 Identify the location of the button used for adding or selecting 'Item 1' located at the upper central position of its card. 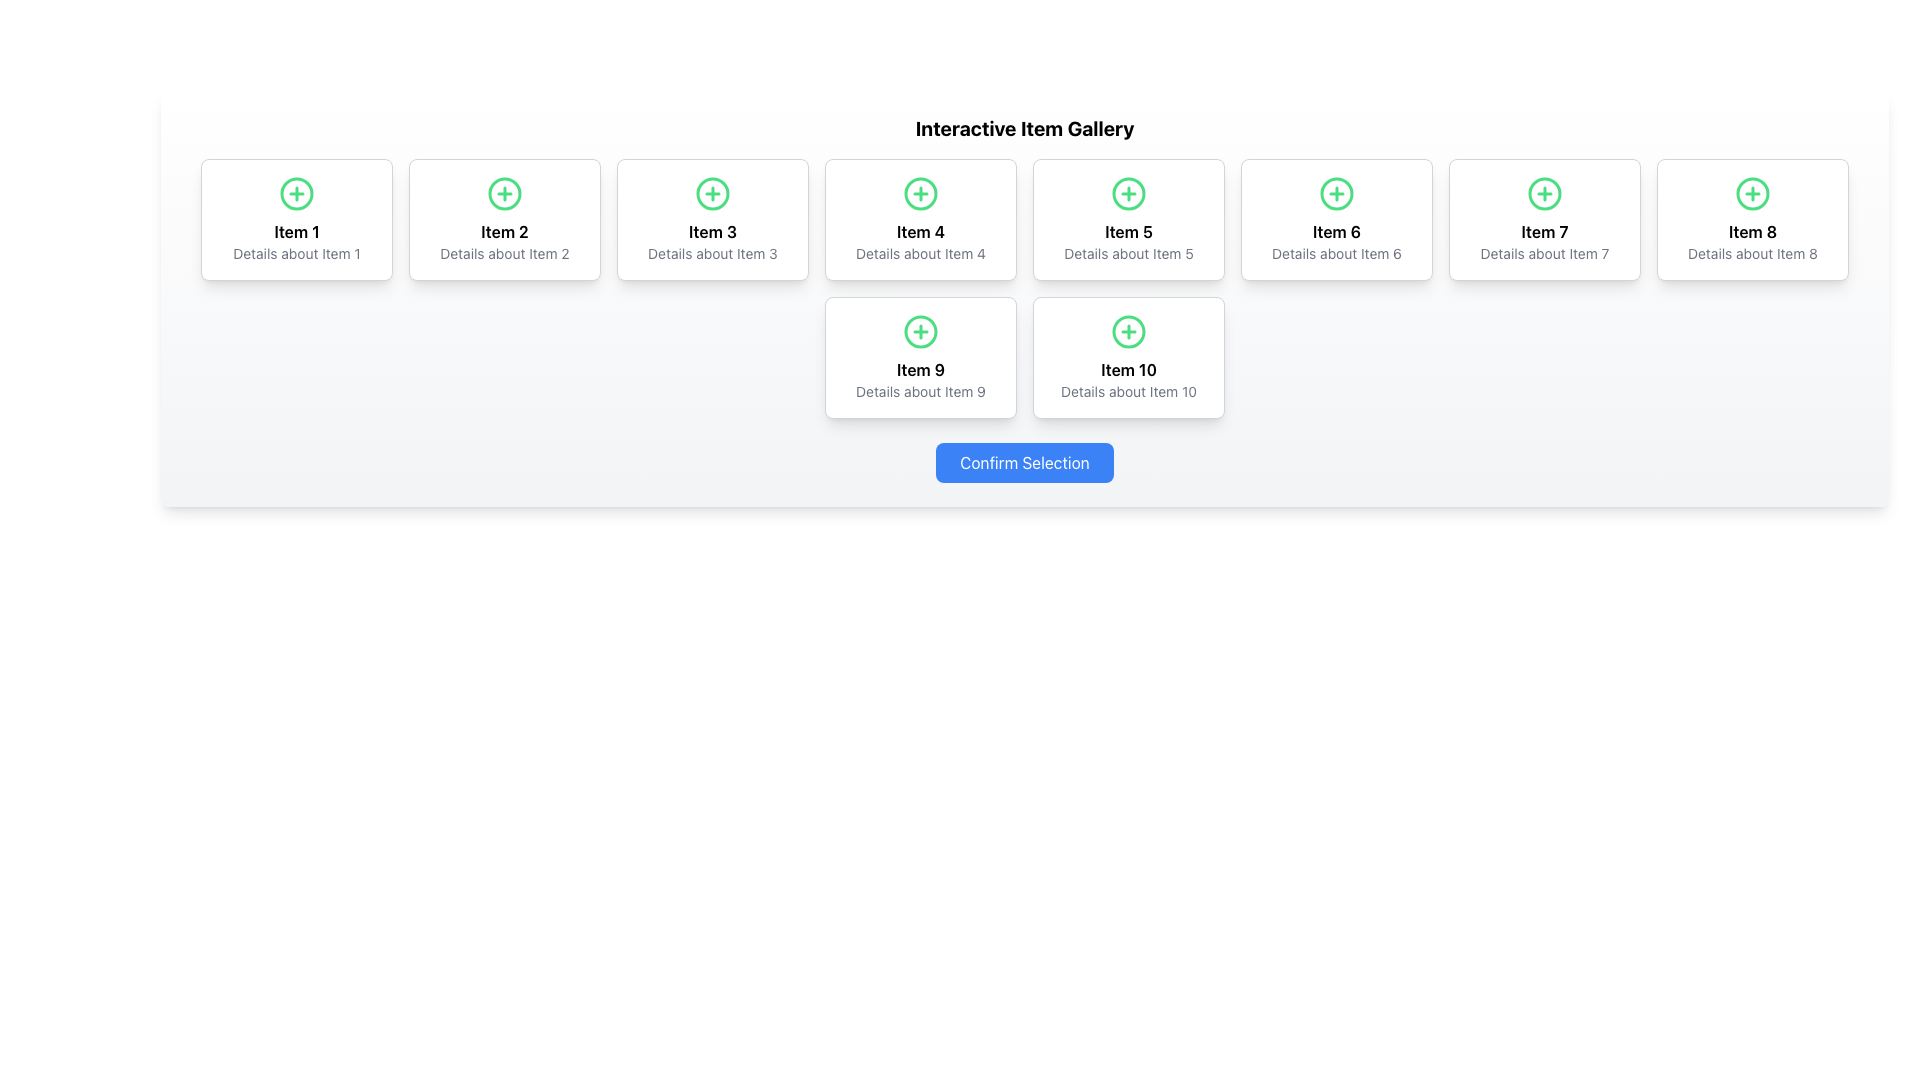
(296, 193).